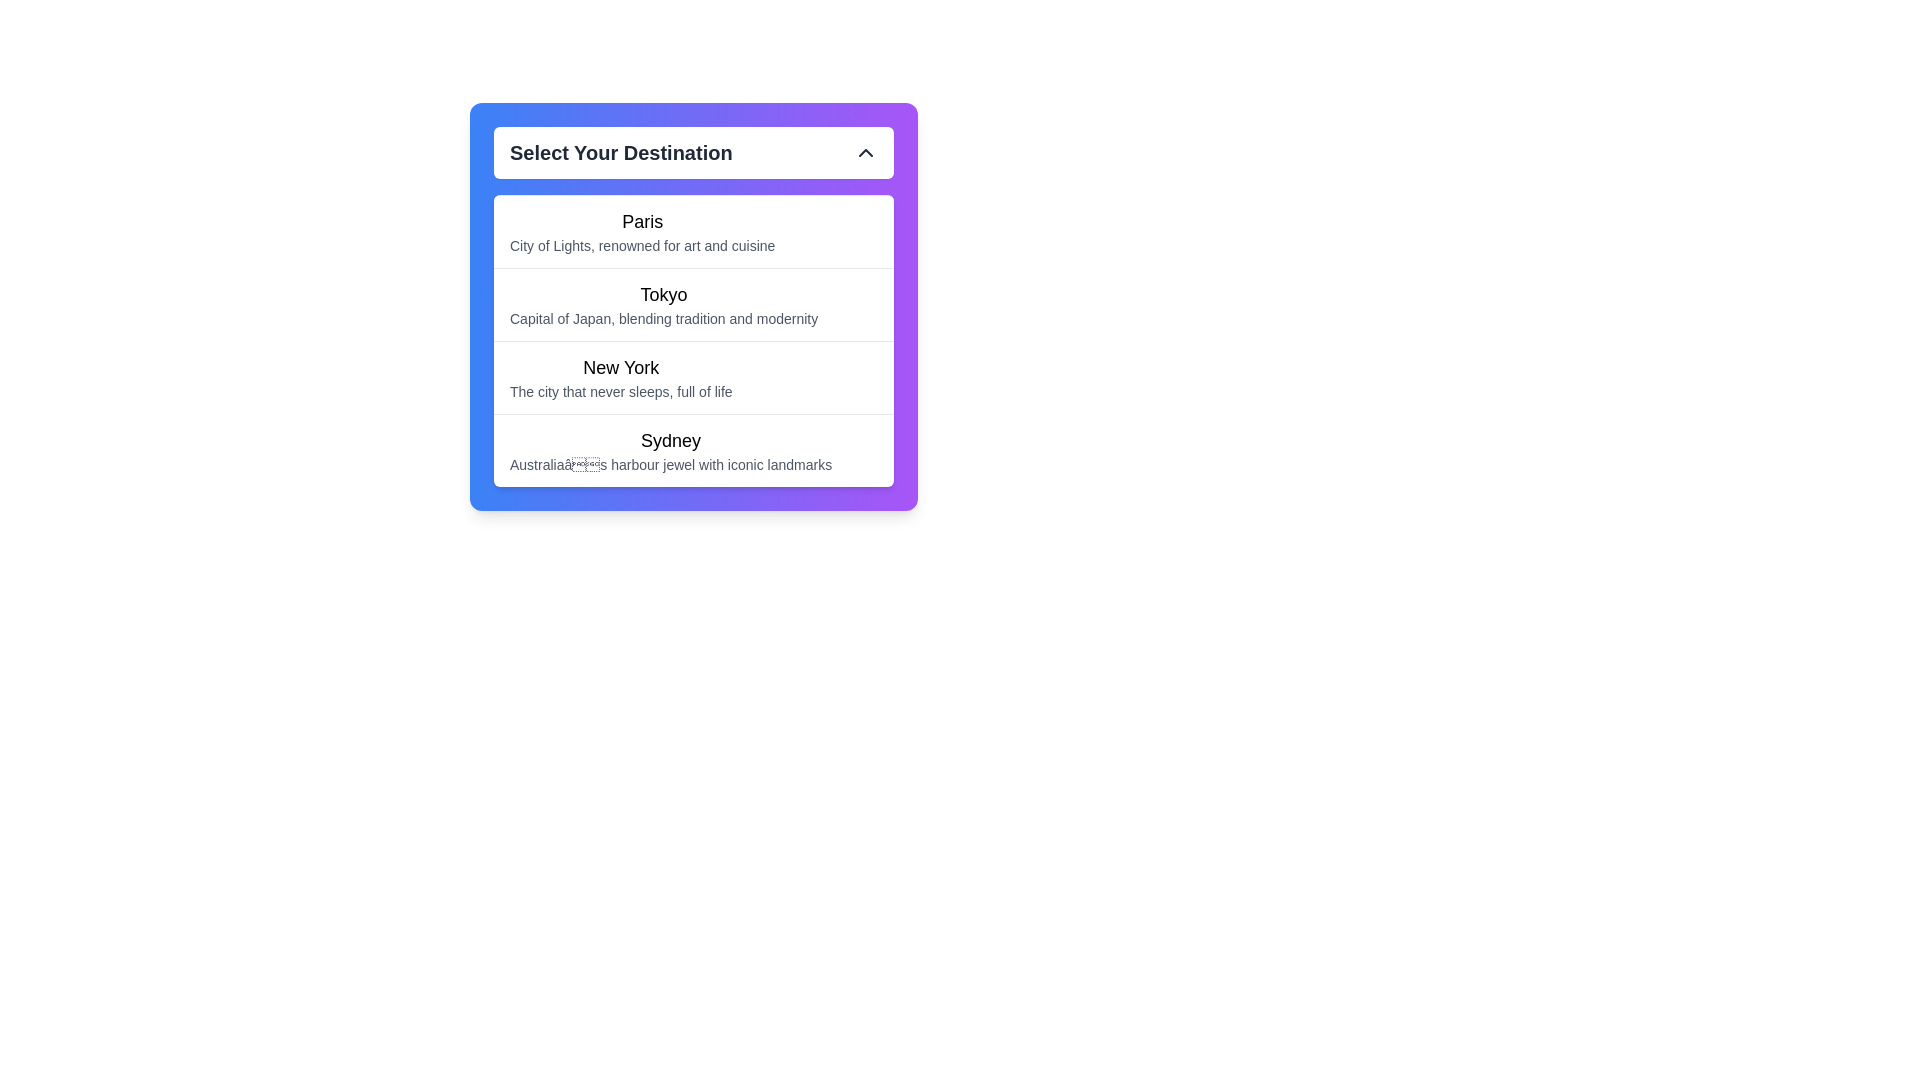  What do you see at coordinates (642, 245) in the screenshot?
I see `descriptive subtitle text label located immediately below 'Paris' in the drop-down list for the destination selection` at bounding box center [642, 245].